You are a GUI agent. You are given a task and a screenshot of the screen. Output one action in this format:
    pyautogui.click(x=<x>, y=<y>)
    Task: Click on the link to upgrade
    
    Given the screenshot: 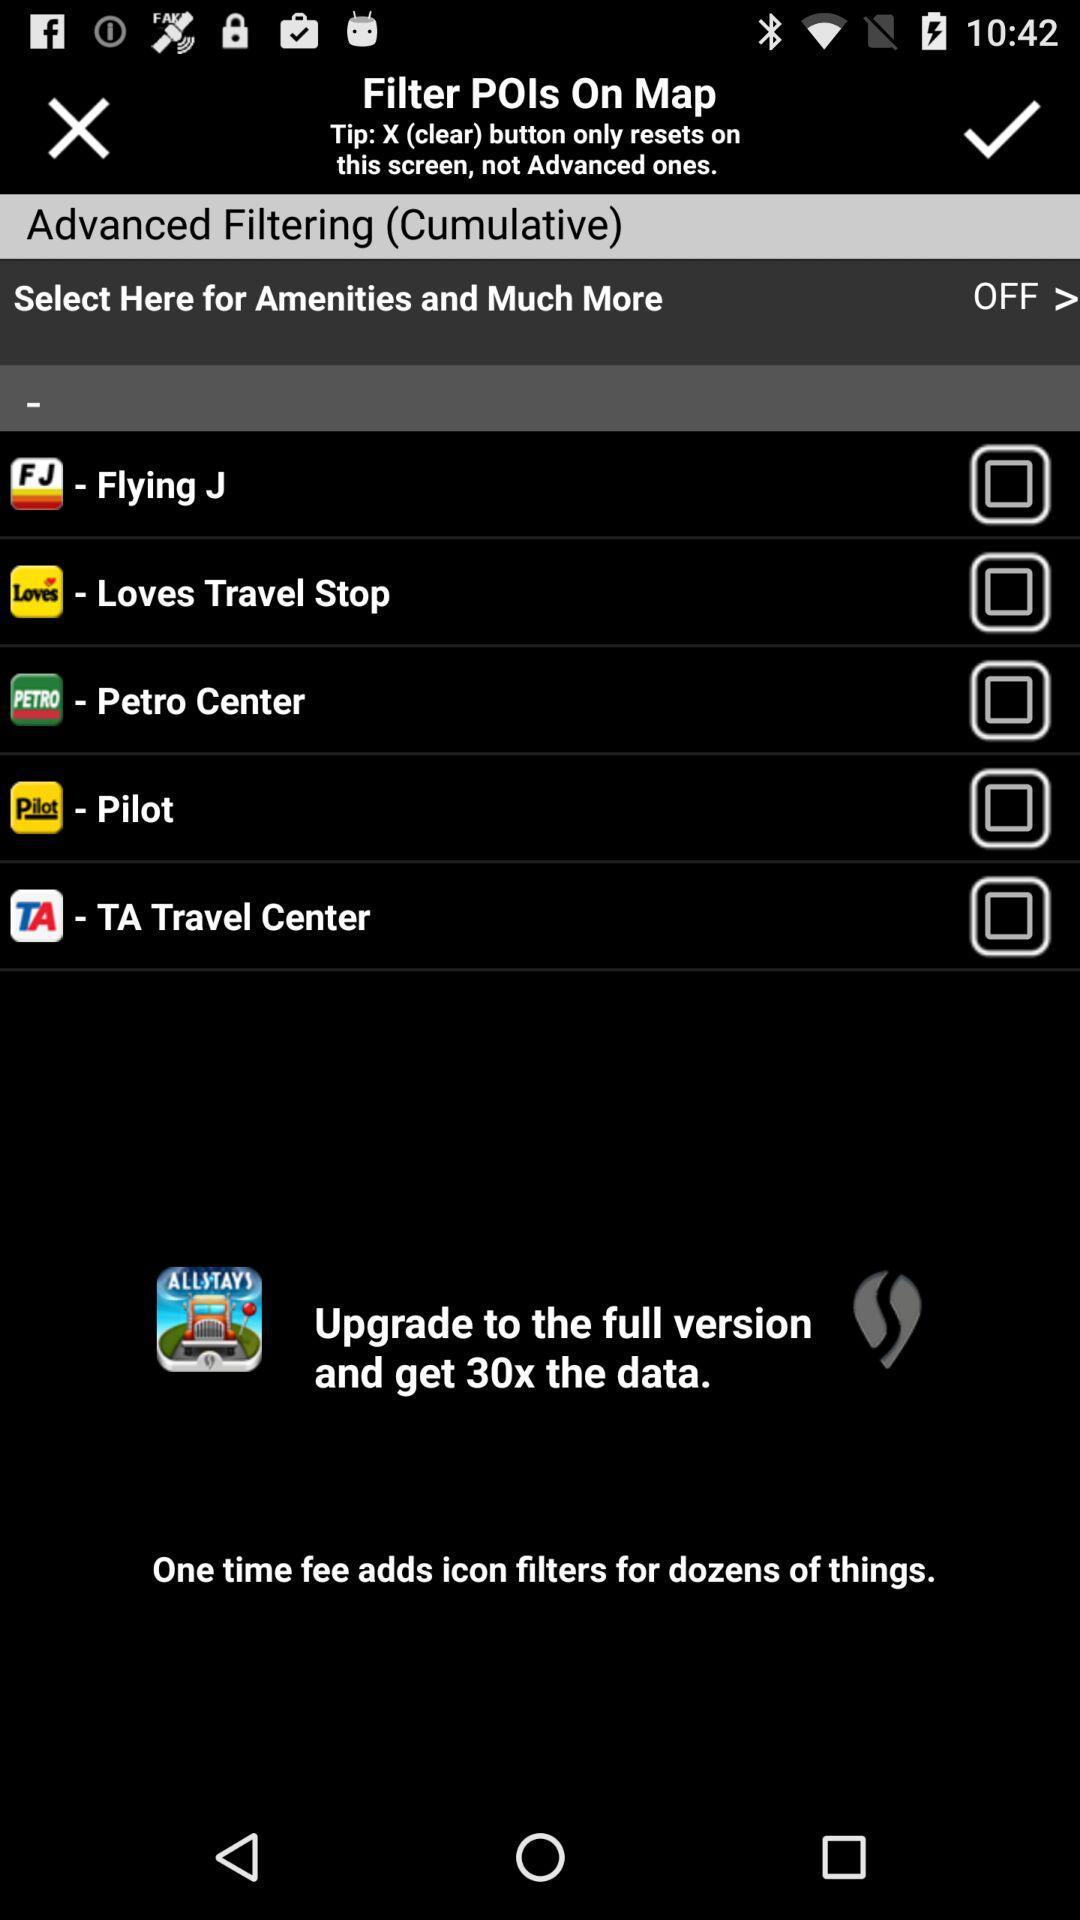 What is the action you would take?
    pyautogui.click(x=885, y=1319)
    